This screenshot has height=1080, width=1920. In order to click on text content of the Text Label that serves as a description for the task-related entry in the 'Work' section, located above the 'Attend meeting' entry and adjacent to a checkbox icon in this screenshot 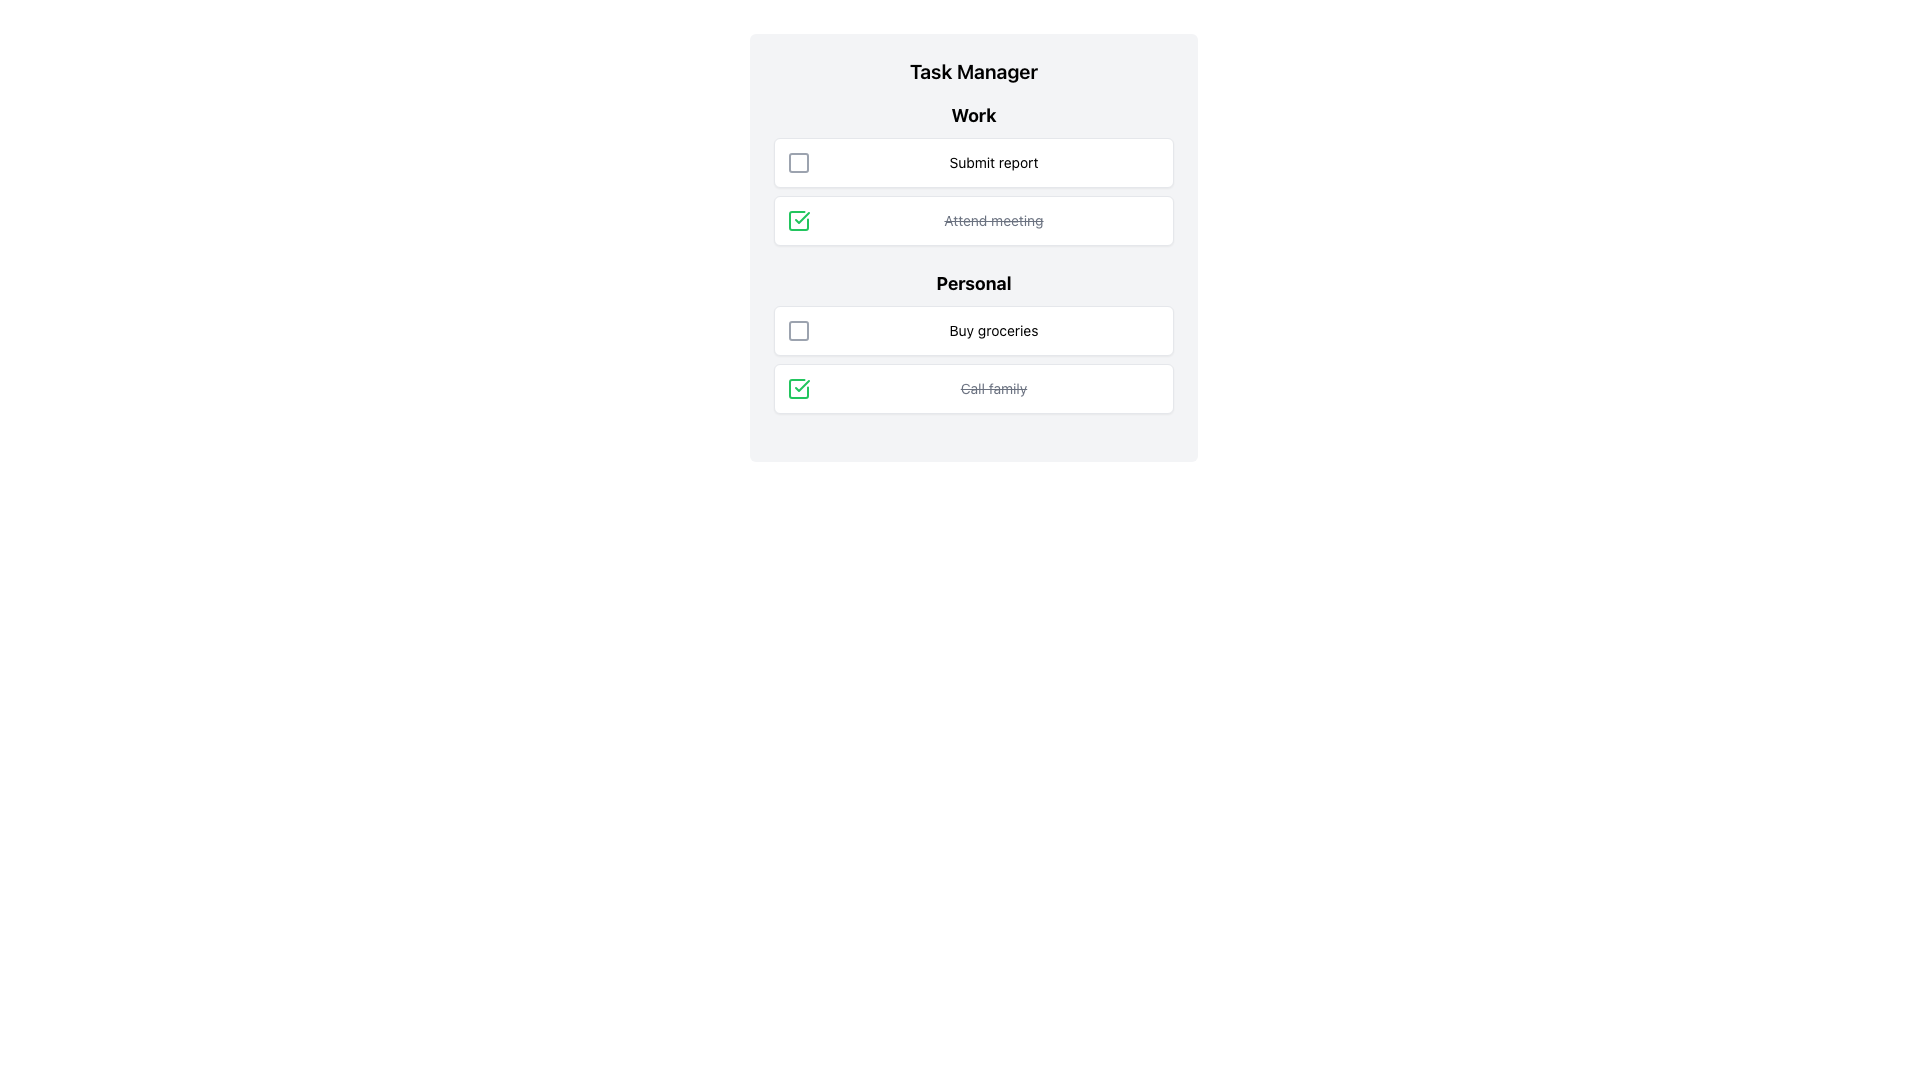, I will do `click(993, 161)`.